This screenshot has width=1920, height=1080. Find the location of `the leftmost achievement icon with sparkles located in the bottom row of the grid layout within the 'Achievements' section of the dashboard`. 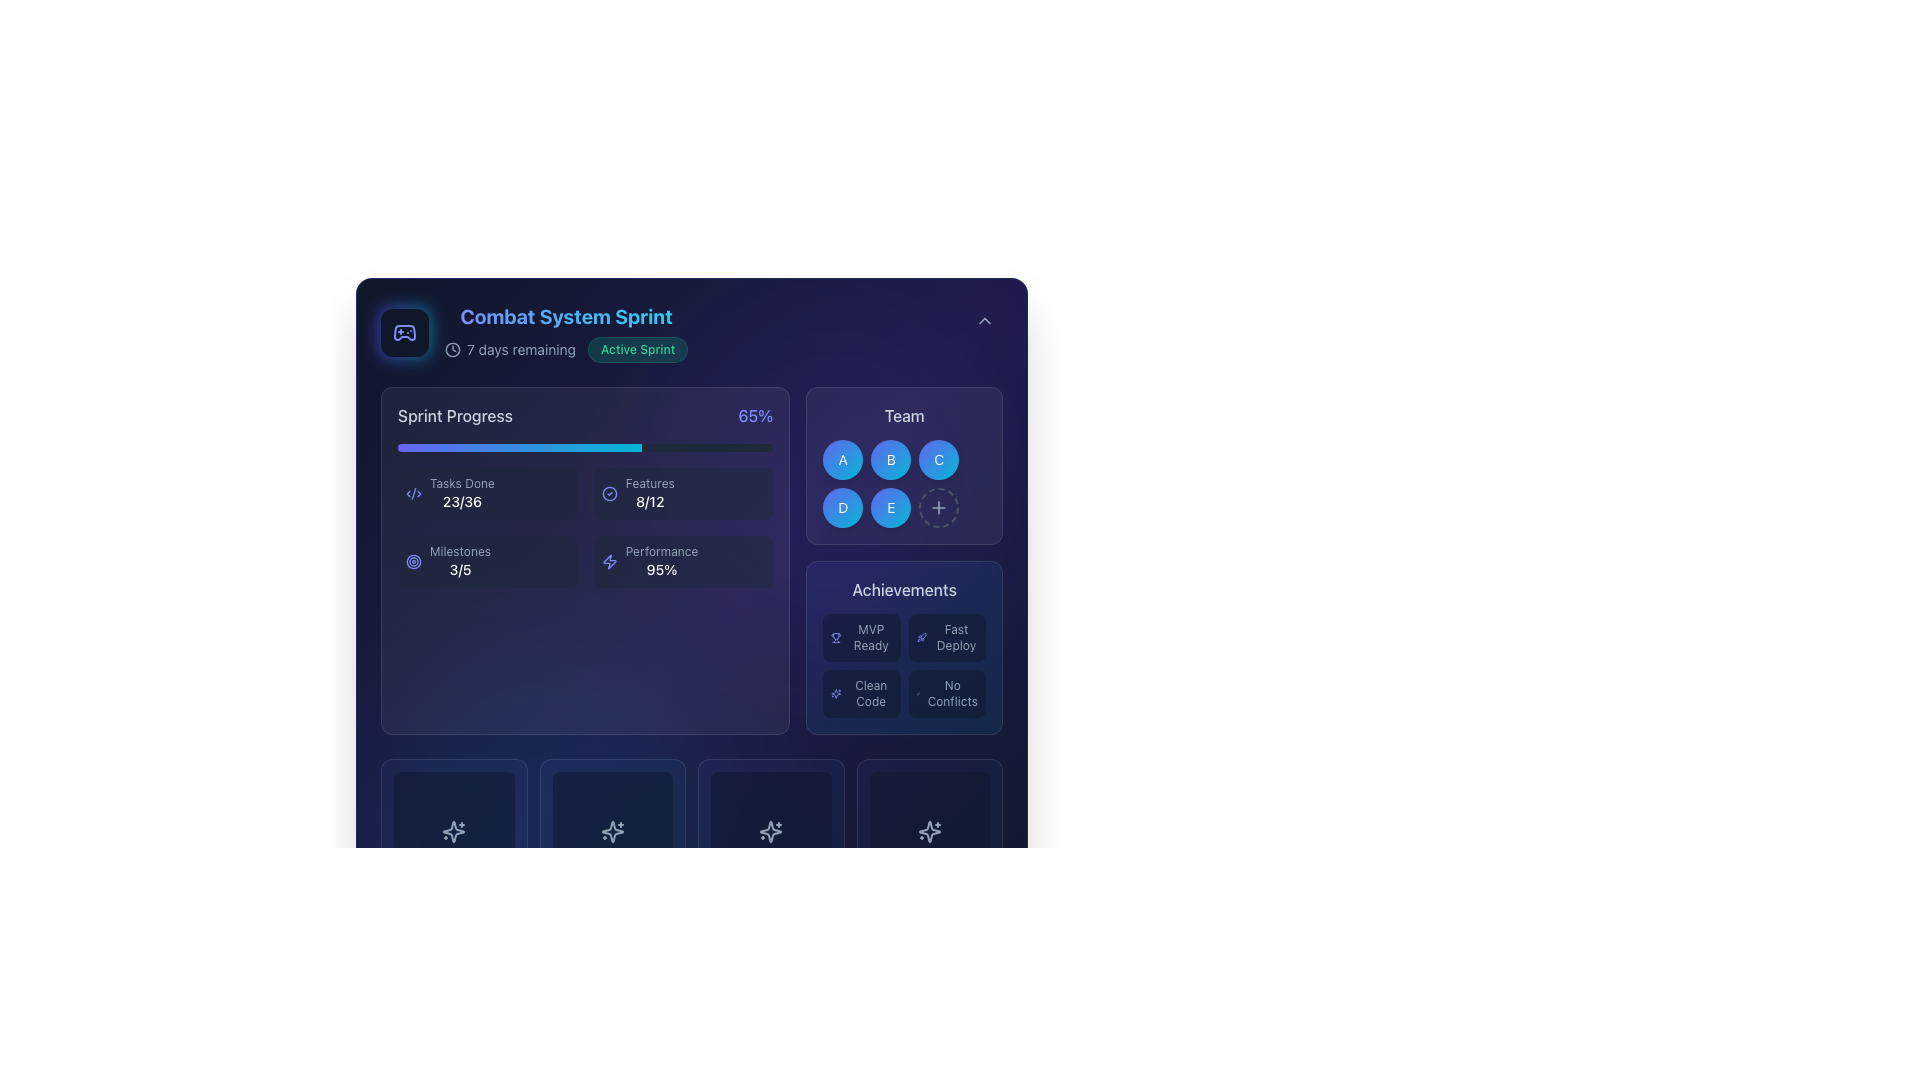

the leftmost achievement icon with sparkles located in the bottom row of the grid layout within the 'Achievements' section of the dashboard is located at coordinates (453, 832).